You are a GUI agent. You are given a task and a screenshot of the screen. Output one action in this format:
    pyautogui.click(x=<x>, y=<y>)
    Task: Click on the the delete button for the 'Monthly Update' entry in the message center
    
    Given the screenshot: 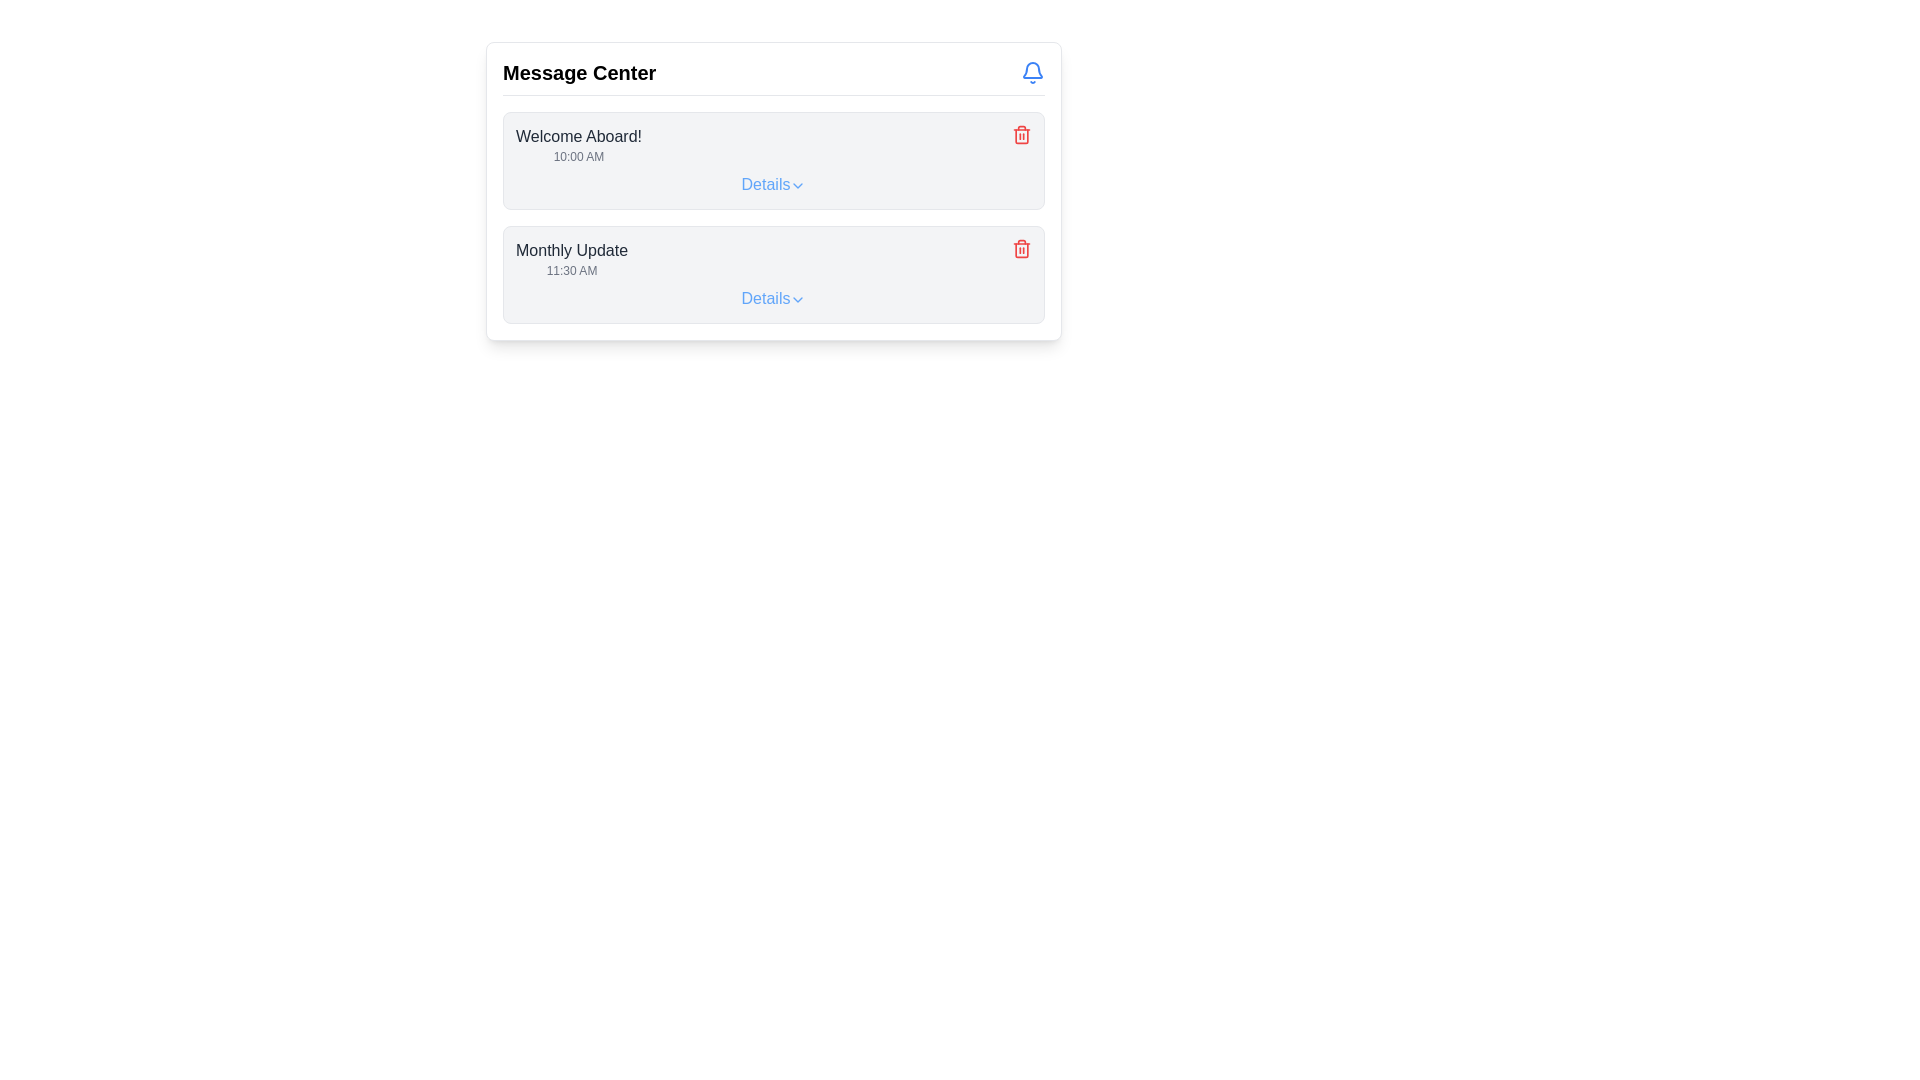 What is the action you would take?
    pyautogui.click(x=1022, y=248)
    